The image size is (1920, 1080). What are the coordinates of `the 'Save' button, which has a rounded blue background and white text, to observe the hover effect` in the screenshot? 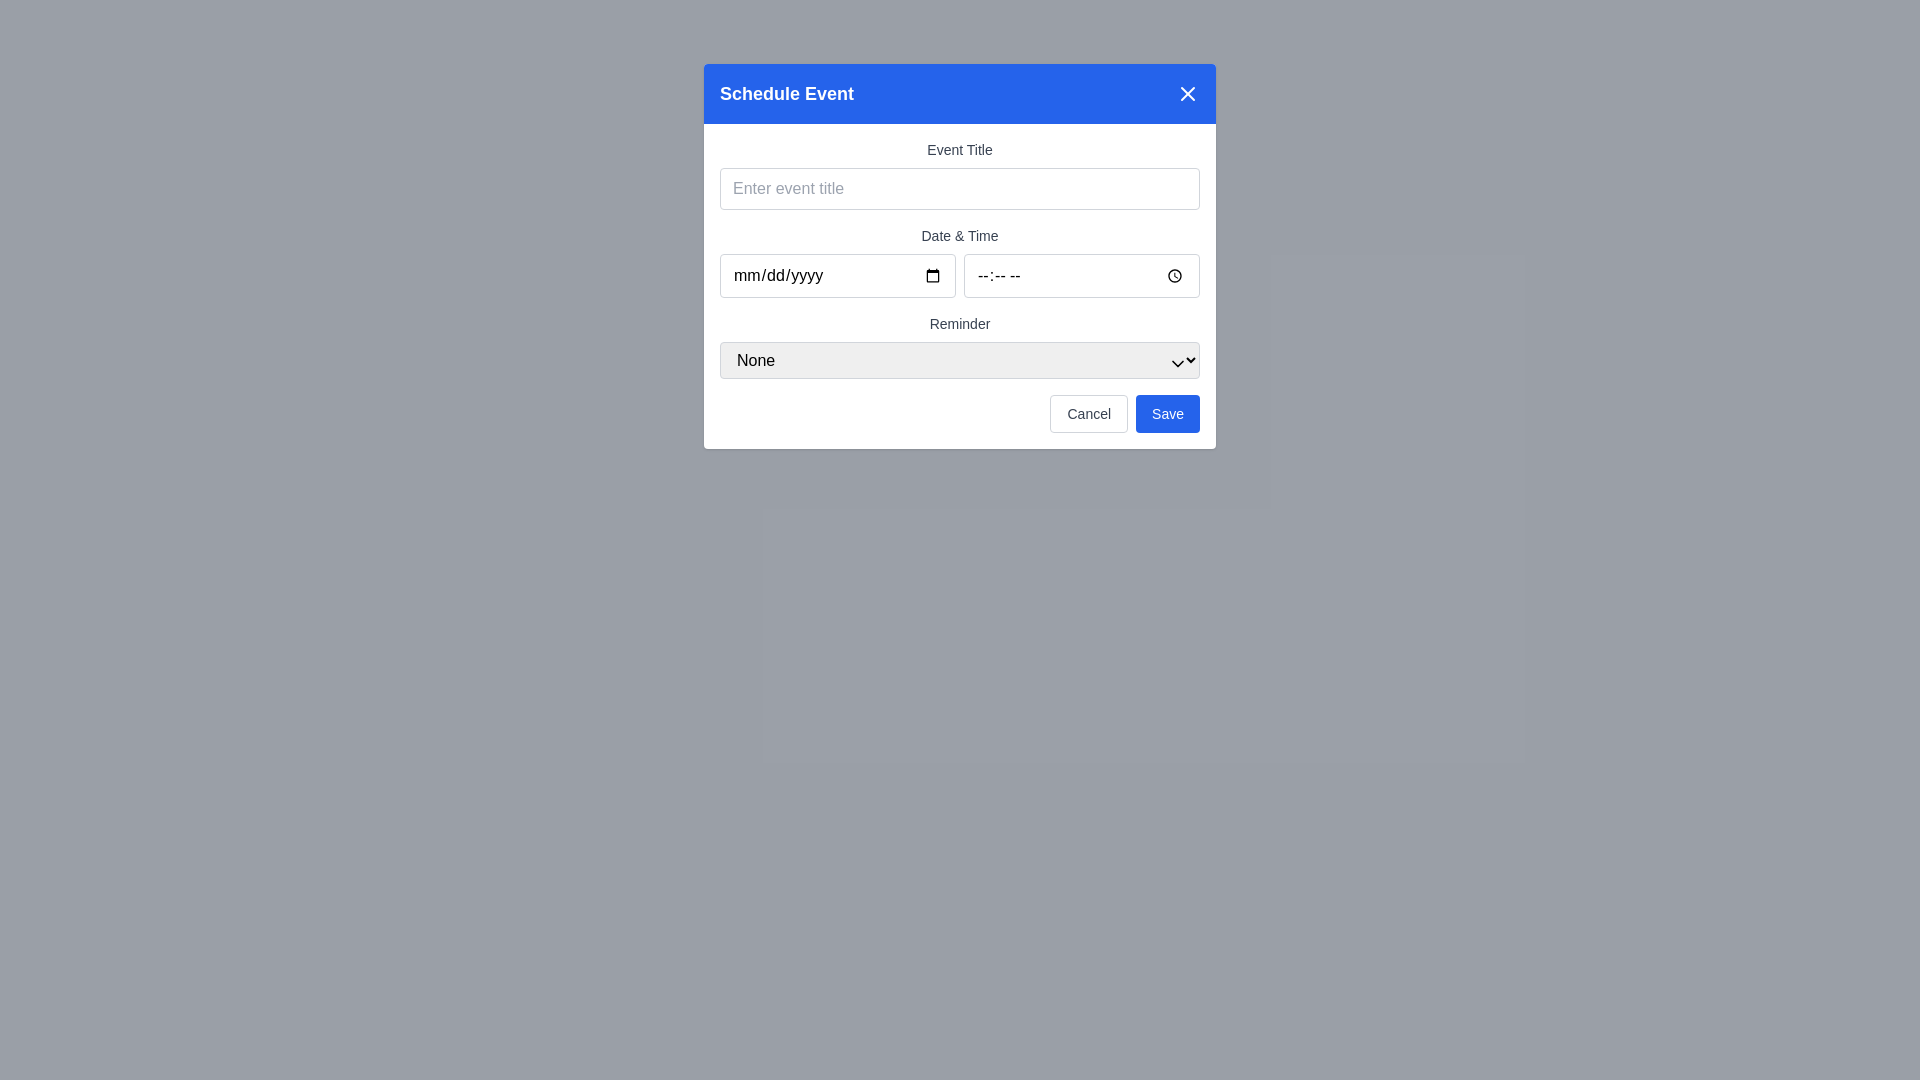 It's located at (1168, 412).